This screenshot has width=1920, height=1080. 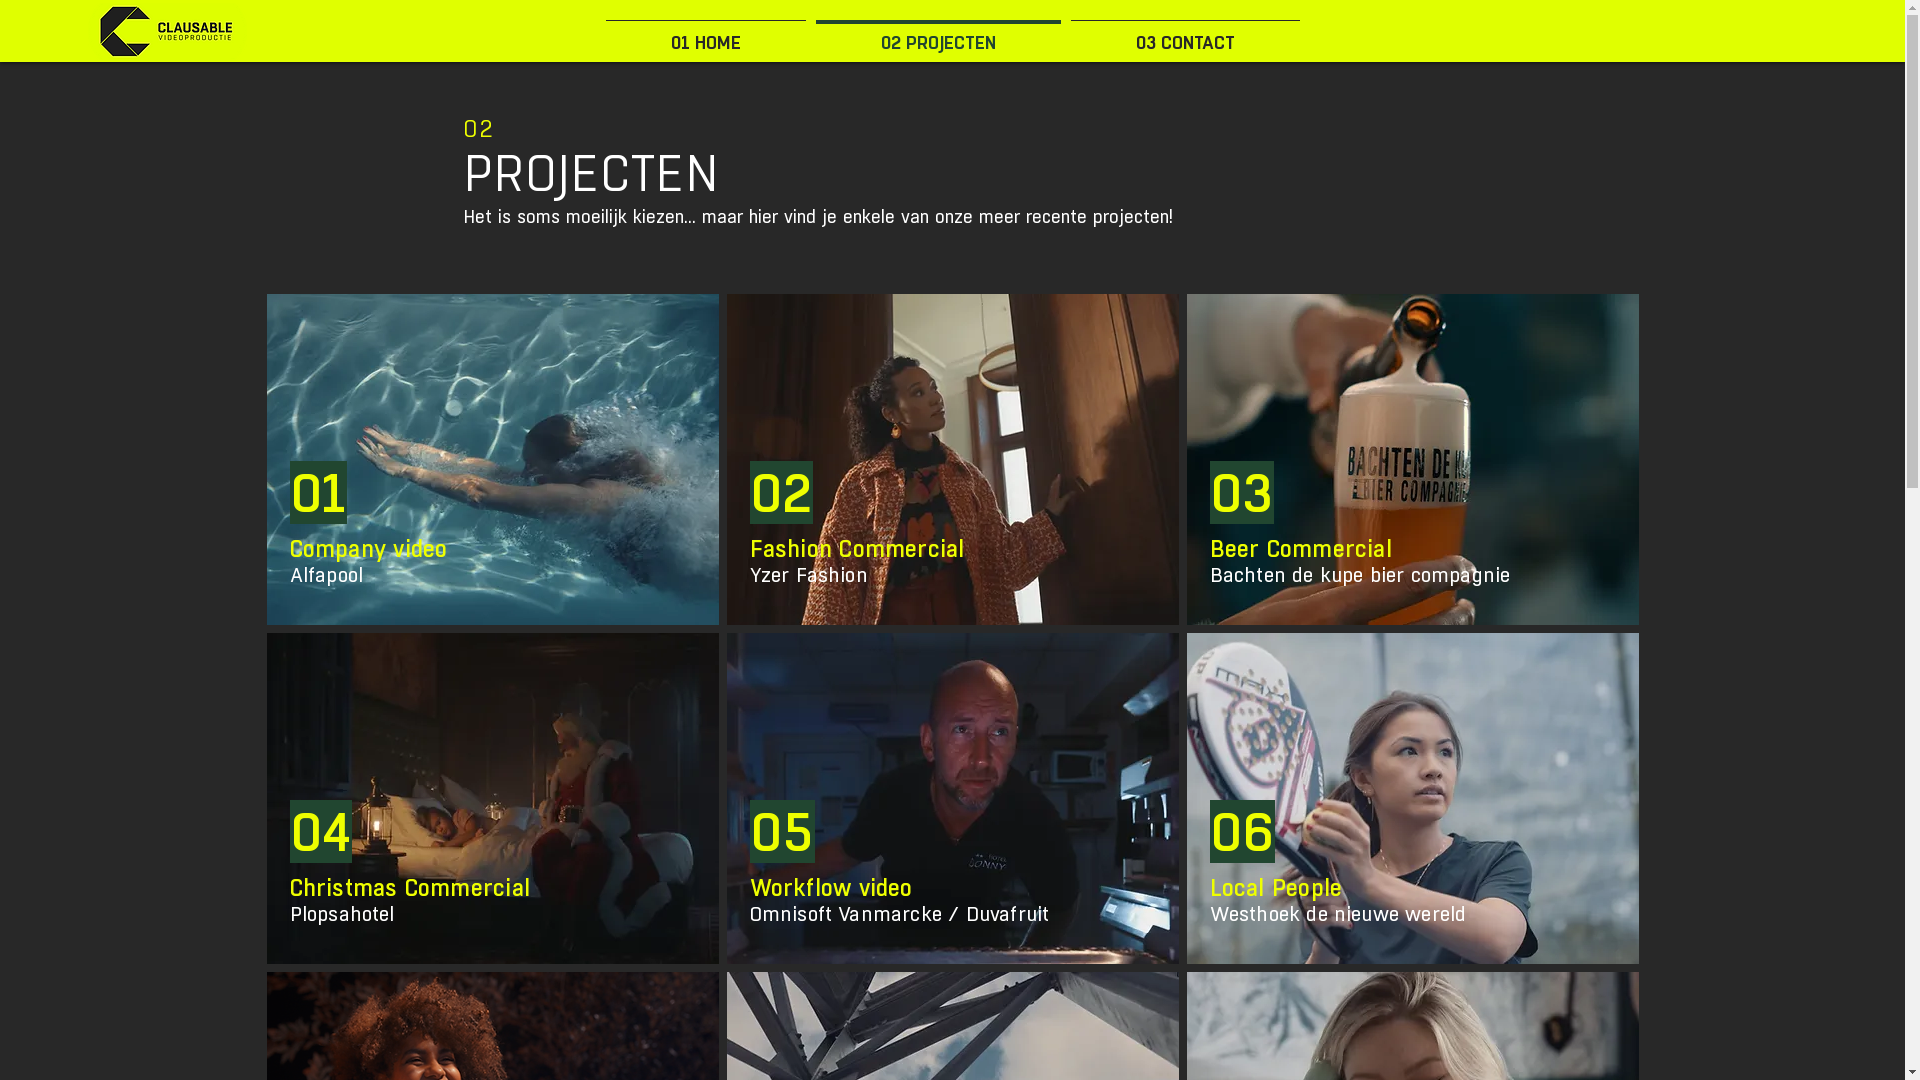 What do you see at coordinates (342, 914) in the screenshot?
I see `'Plopsahotel'` at bounding box center [342, 914].